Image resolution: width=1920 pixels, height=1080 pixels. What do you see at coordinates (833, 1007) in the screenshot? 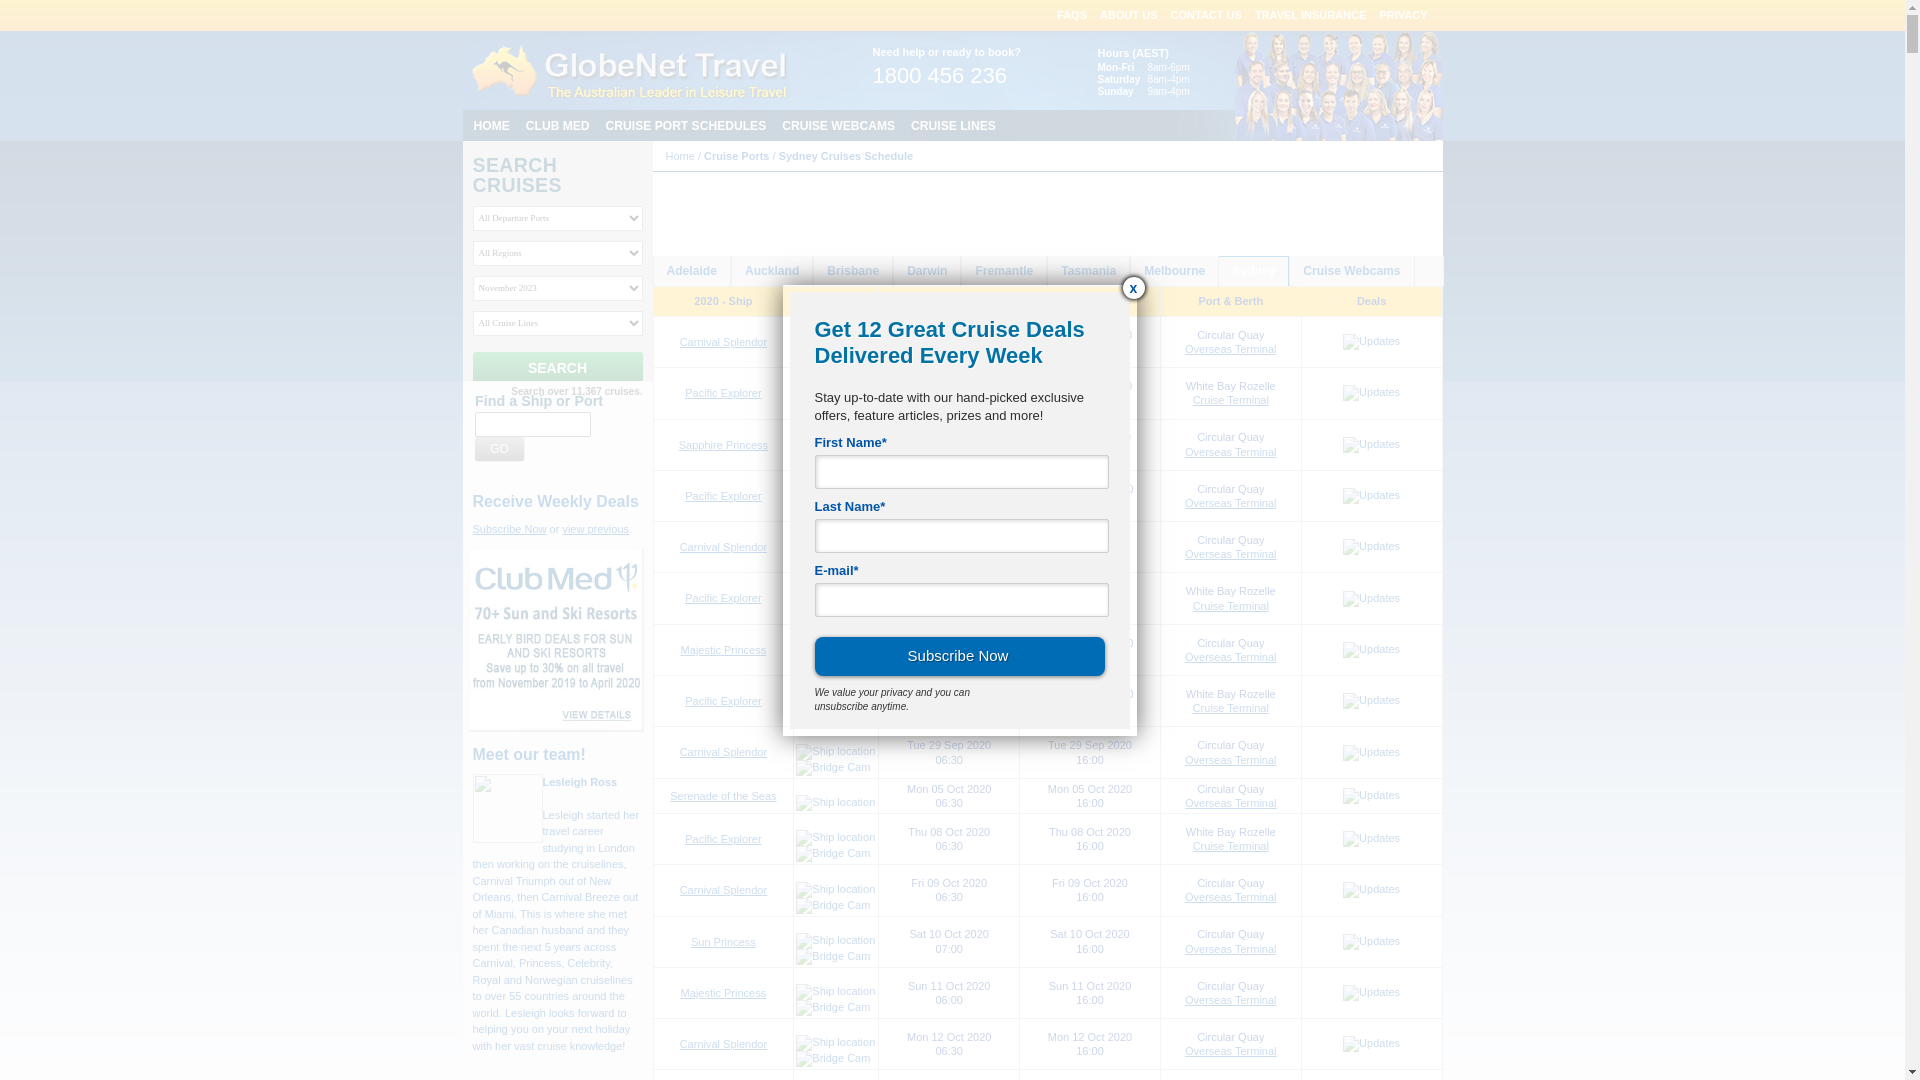
I see `'Bridge Cam'` at bounding box center [833, 1007].